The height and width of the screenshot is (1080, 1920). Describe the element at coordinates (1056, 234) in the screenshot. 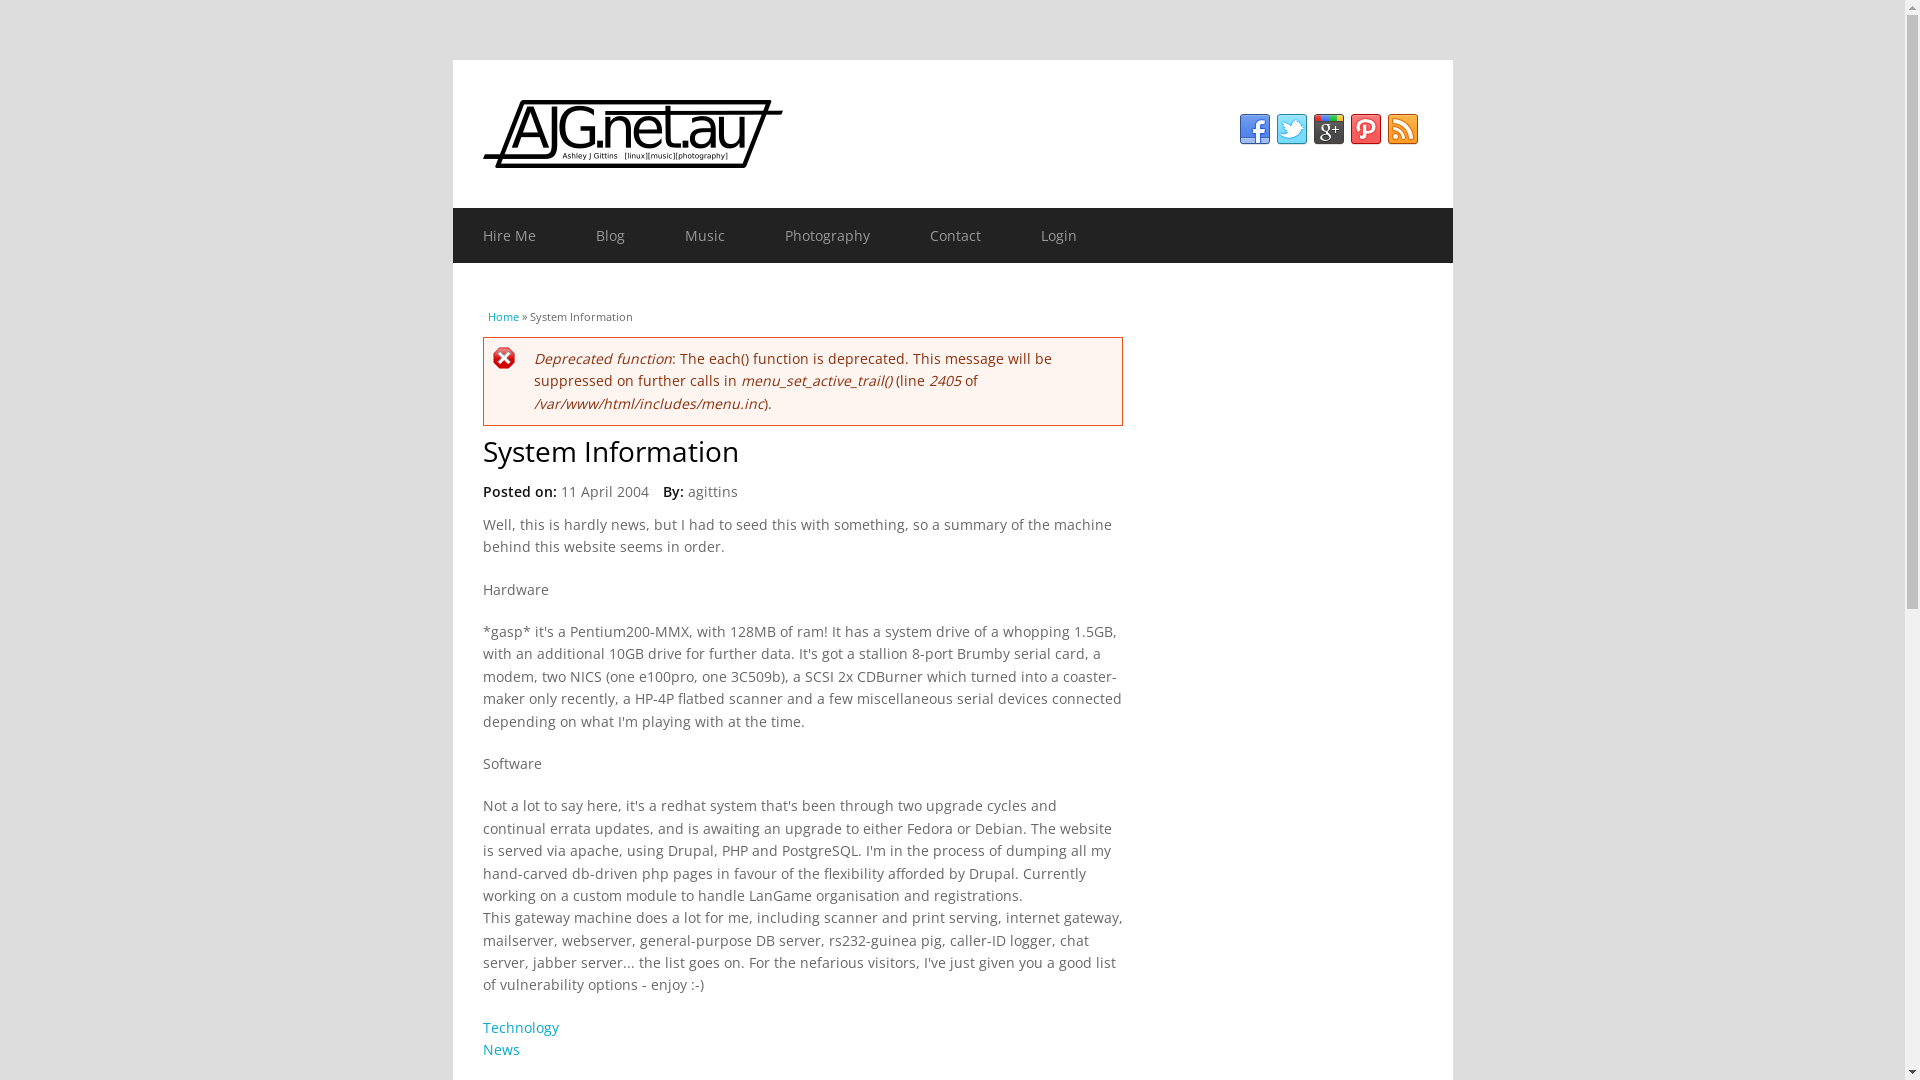

I see `'Login'` at that location.